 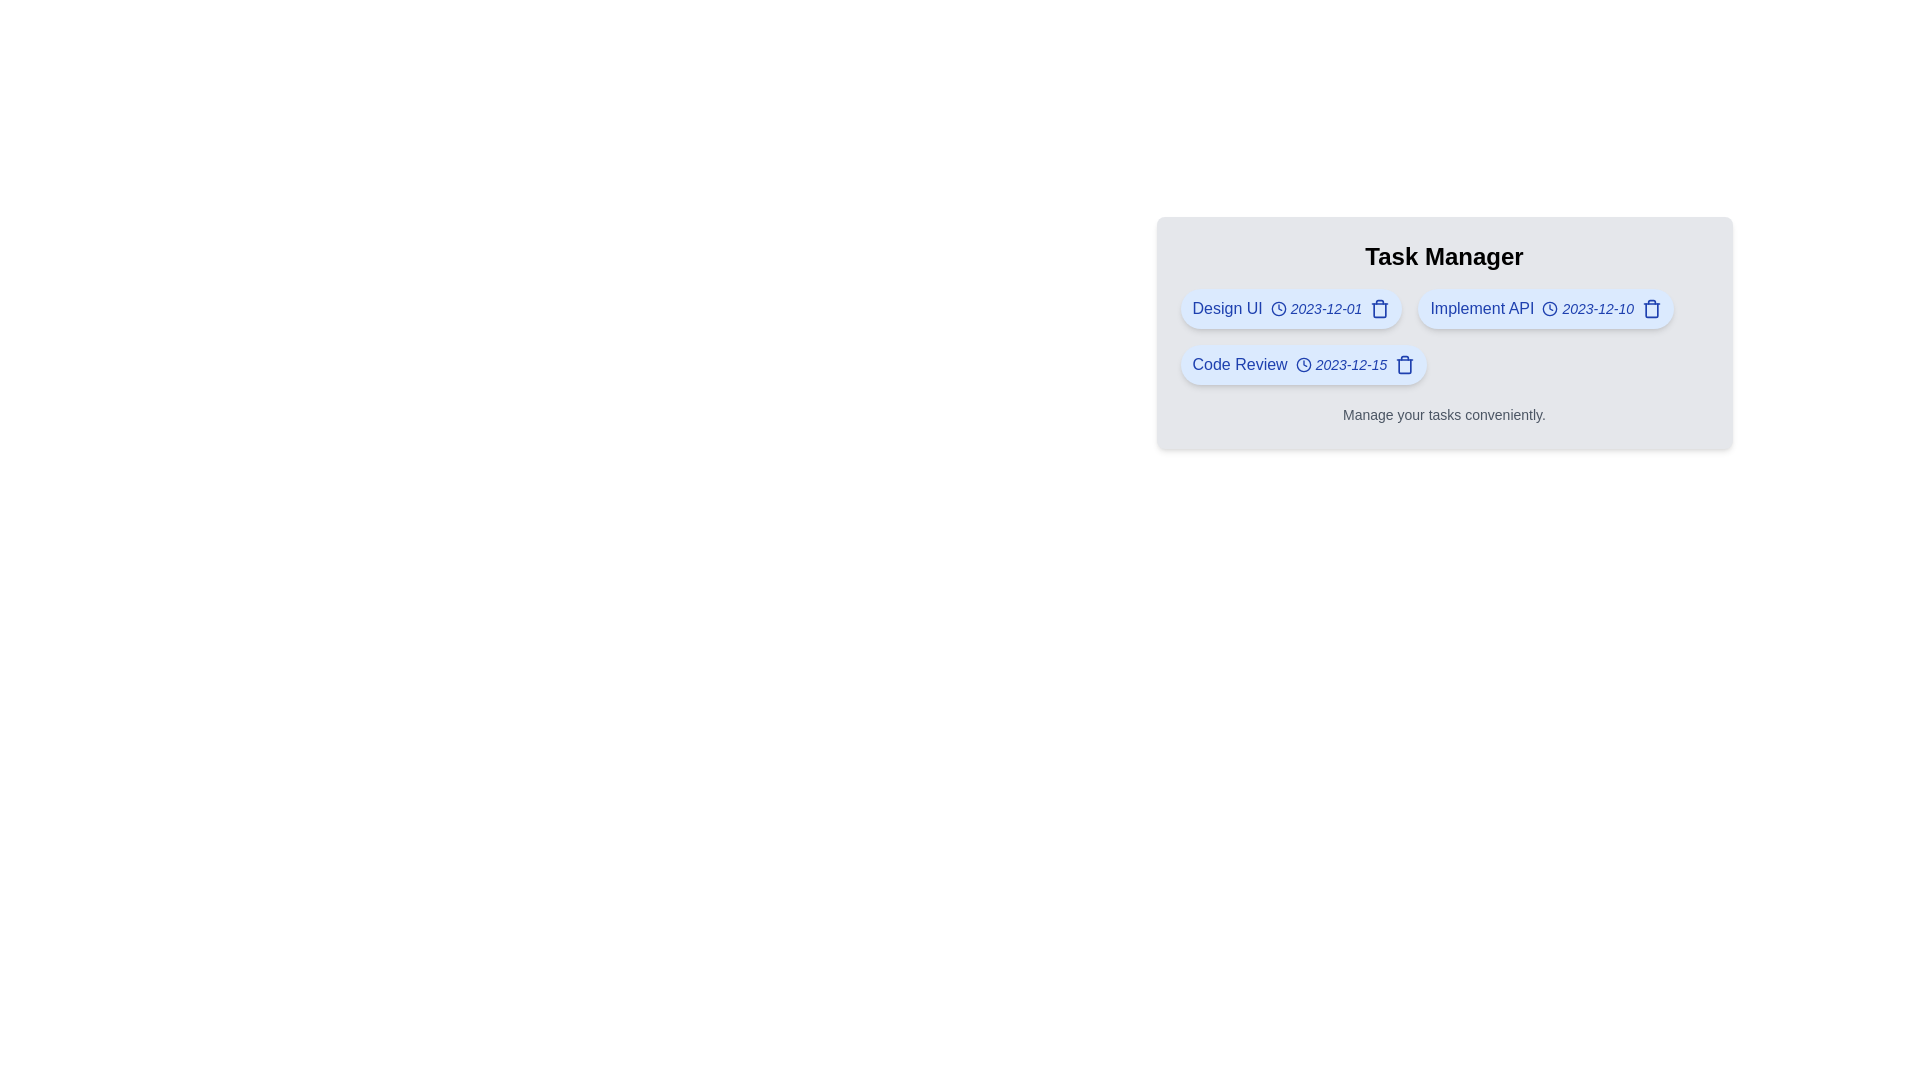 I want to click on the task chip labeled 'Design UI' to view its deadline, so click(x=1291, y=308).